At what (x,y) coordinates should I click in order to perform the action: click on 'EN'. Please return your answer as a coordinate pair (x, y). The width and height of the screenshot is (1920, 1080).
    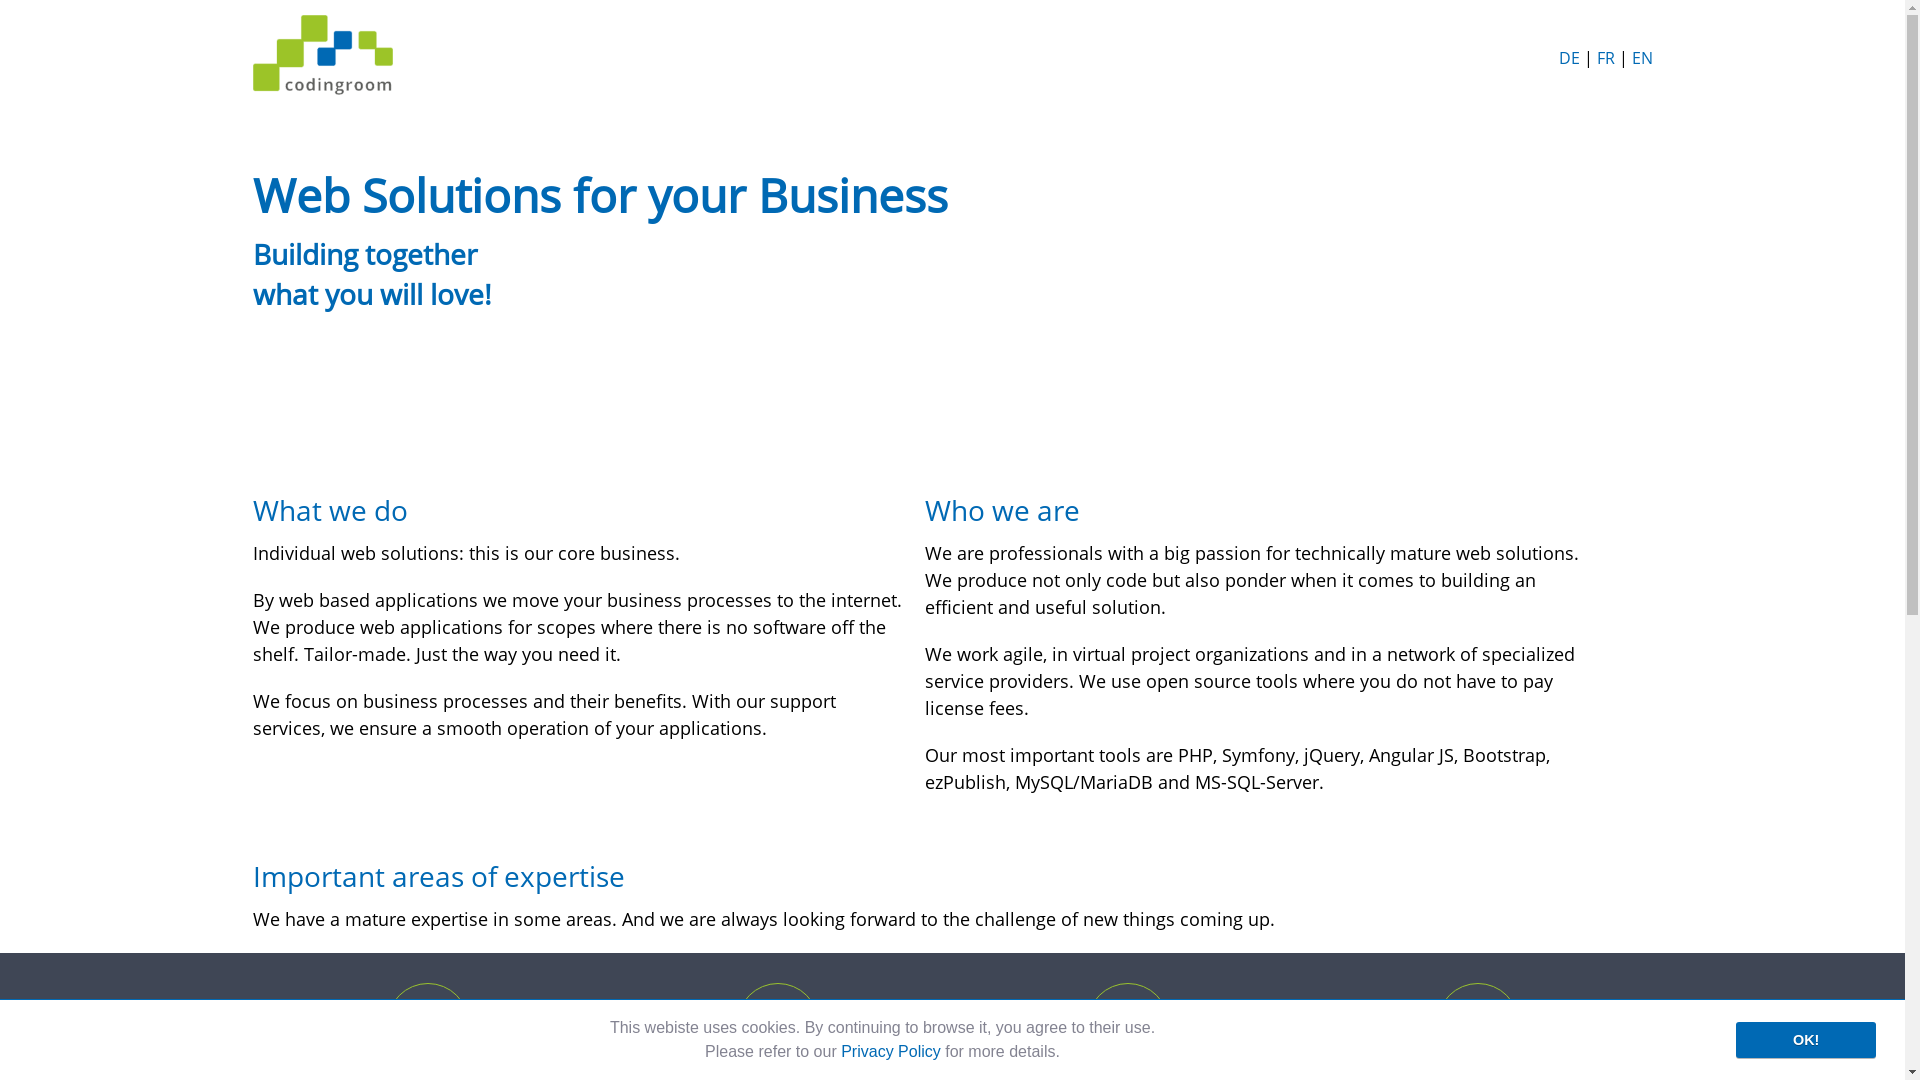
    Looking at the image, I should click on (1642, 56).